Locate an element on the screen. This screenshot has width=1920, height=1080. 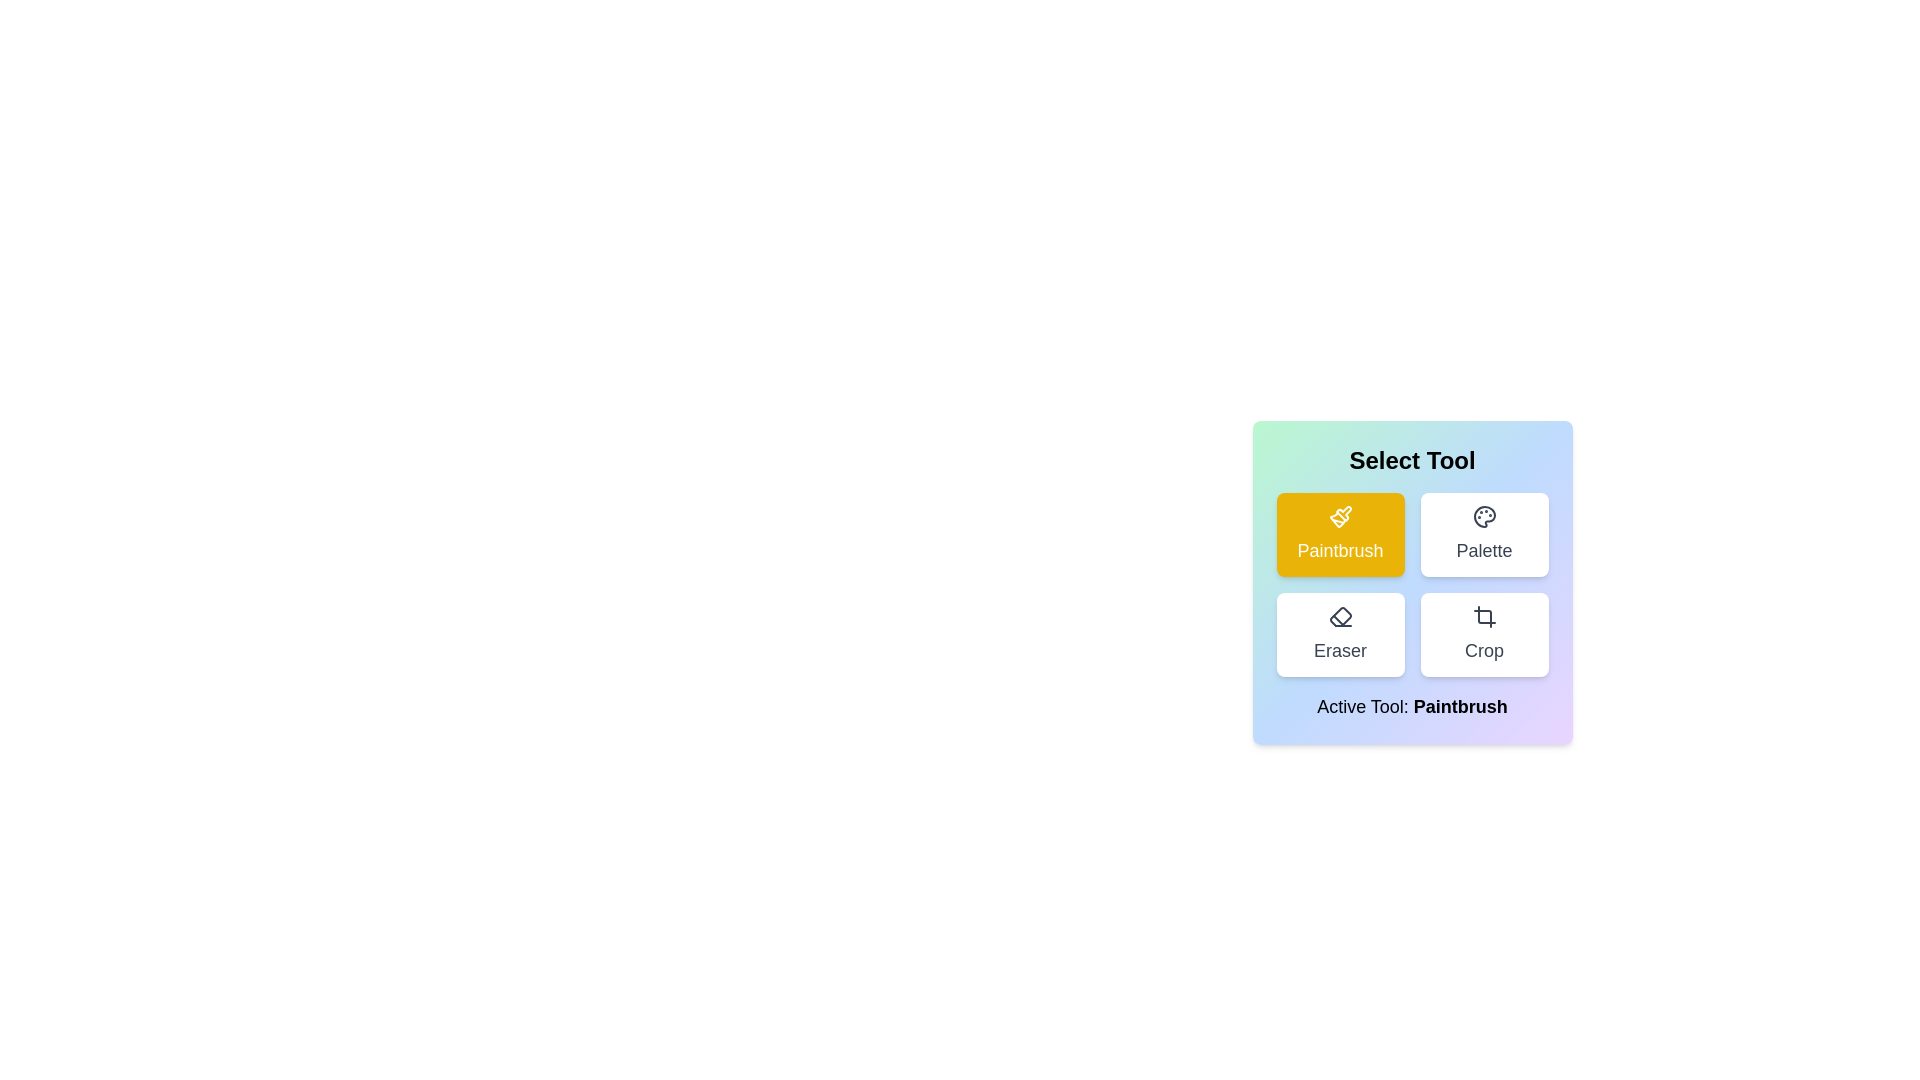
the button corresponding to the tool Palette is located at coordinates (1484, 534).